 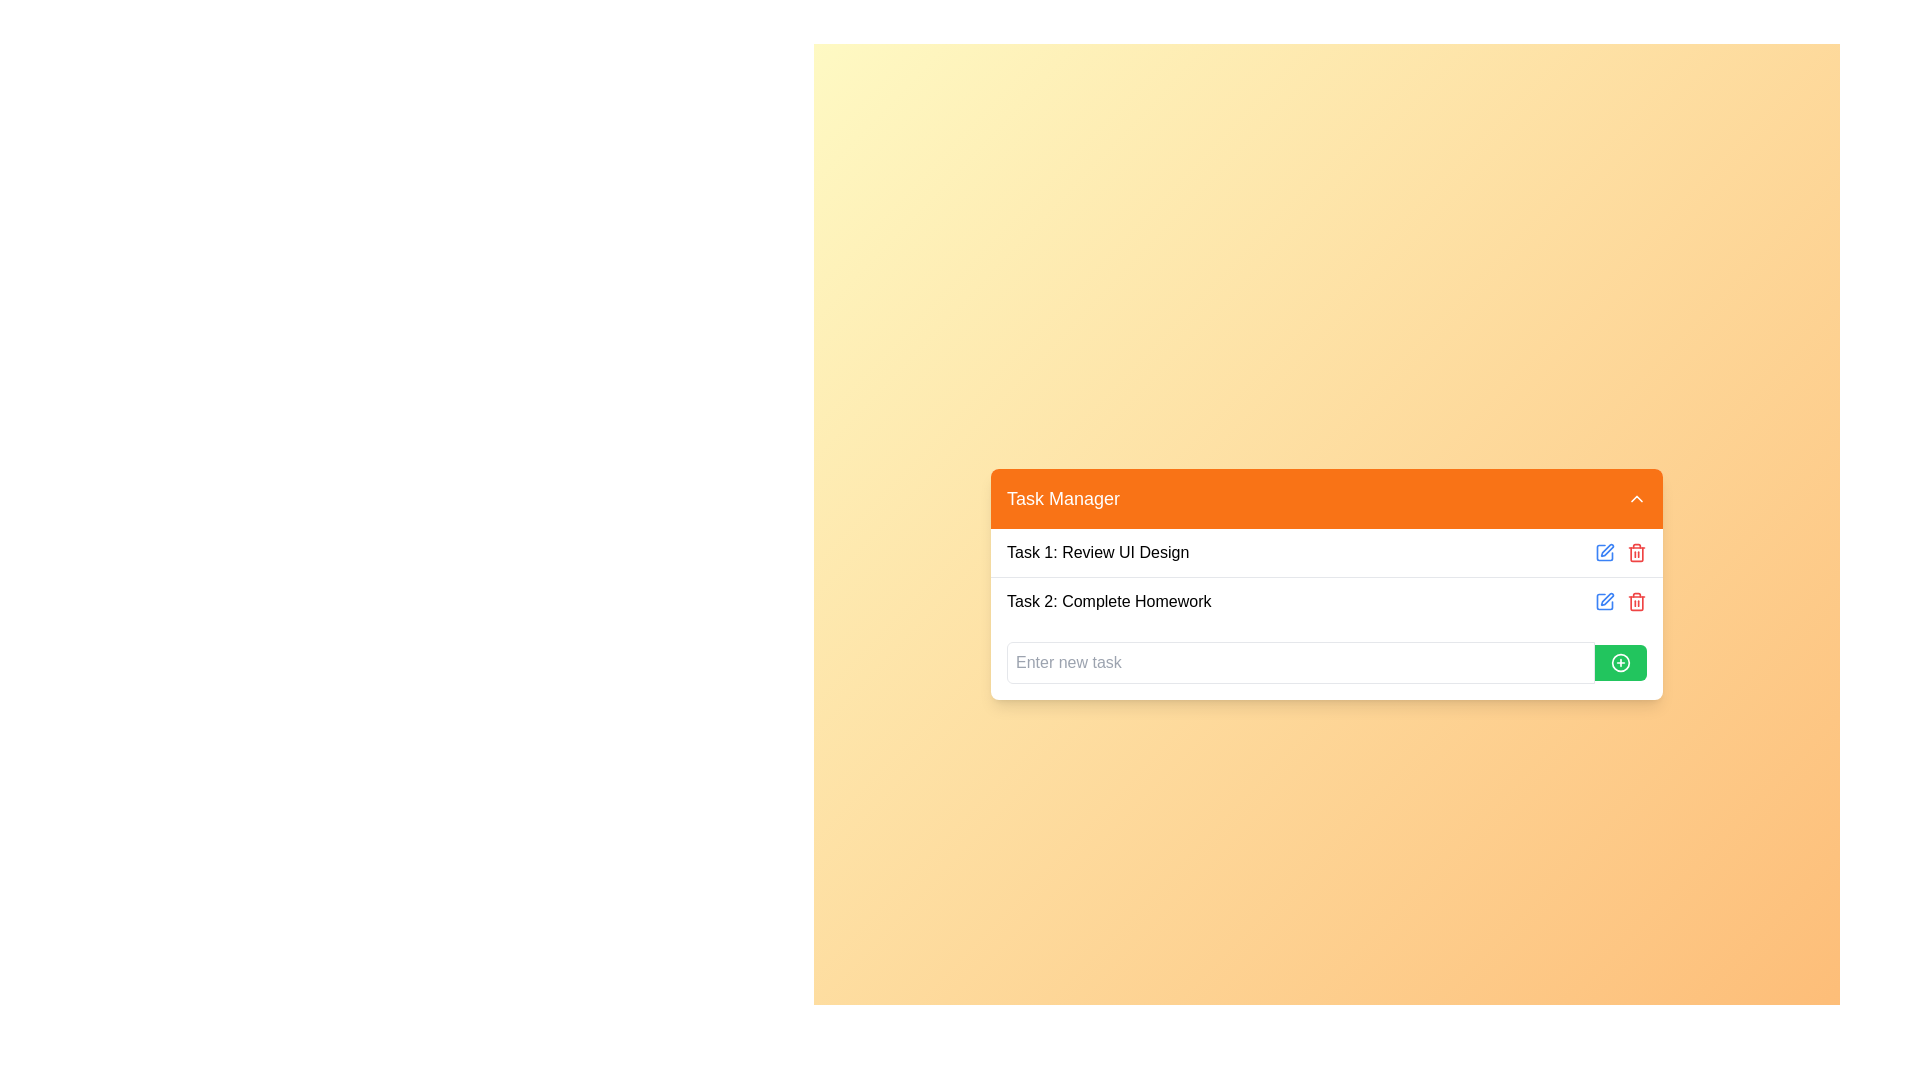 I want to click on the circular '+' icon button located at the bottom-right corner of the task management interface, which features a green background and a thin white stroke, so click(x=1621, y=662).